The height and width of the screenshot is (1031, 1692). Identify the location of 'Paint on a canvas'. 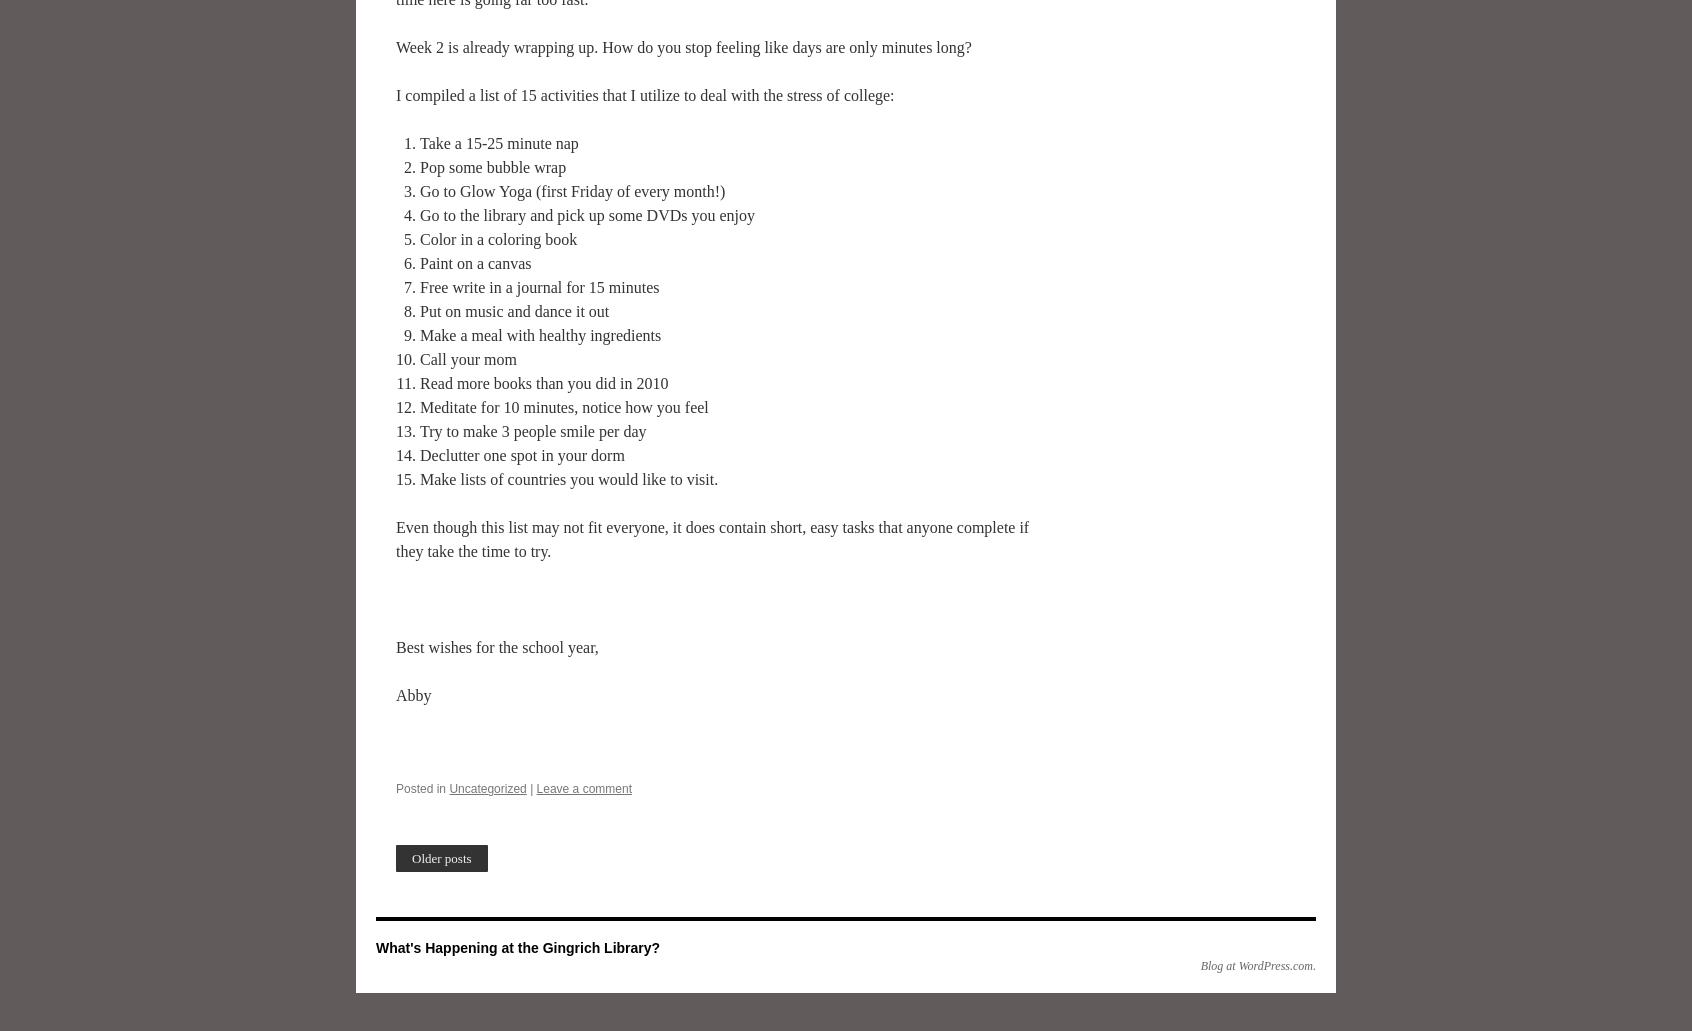
(474, 263).